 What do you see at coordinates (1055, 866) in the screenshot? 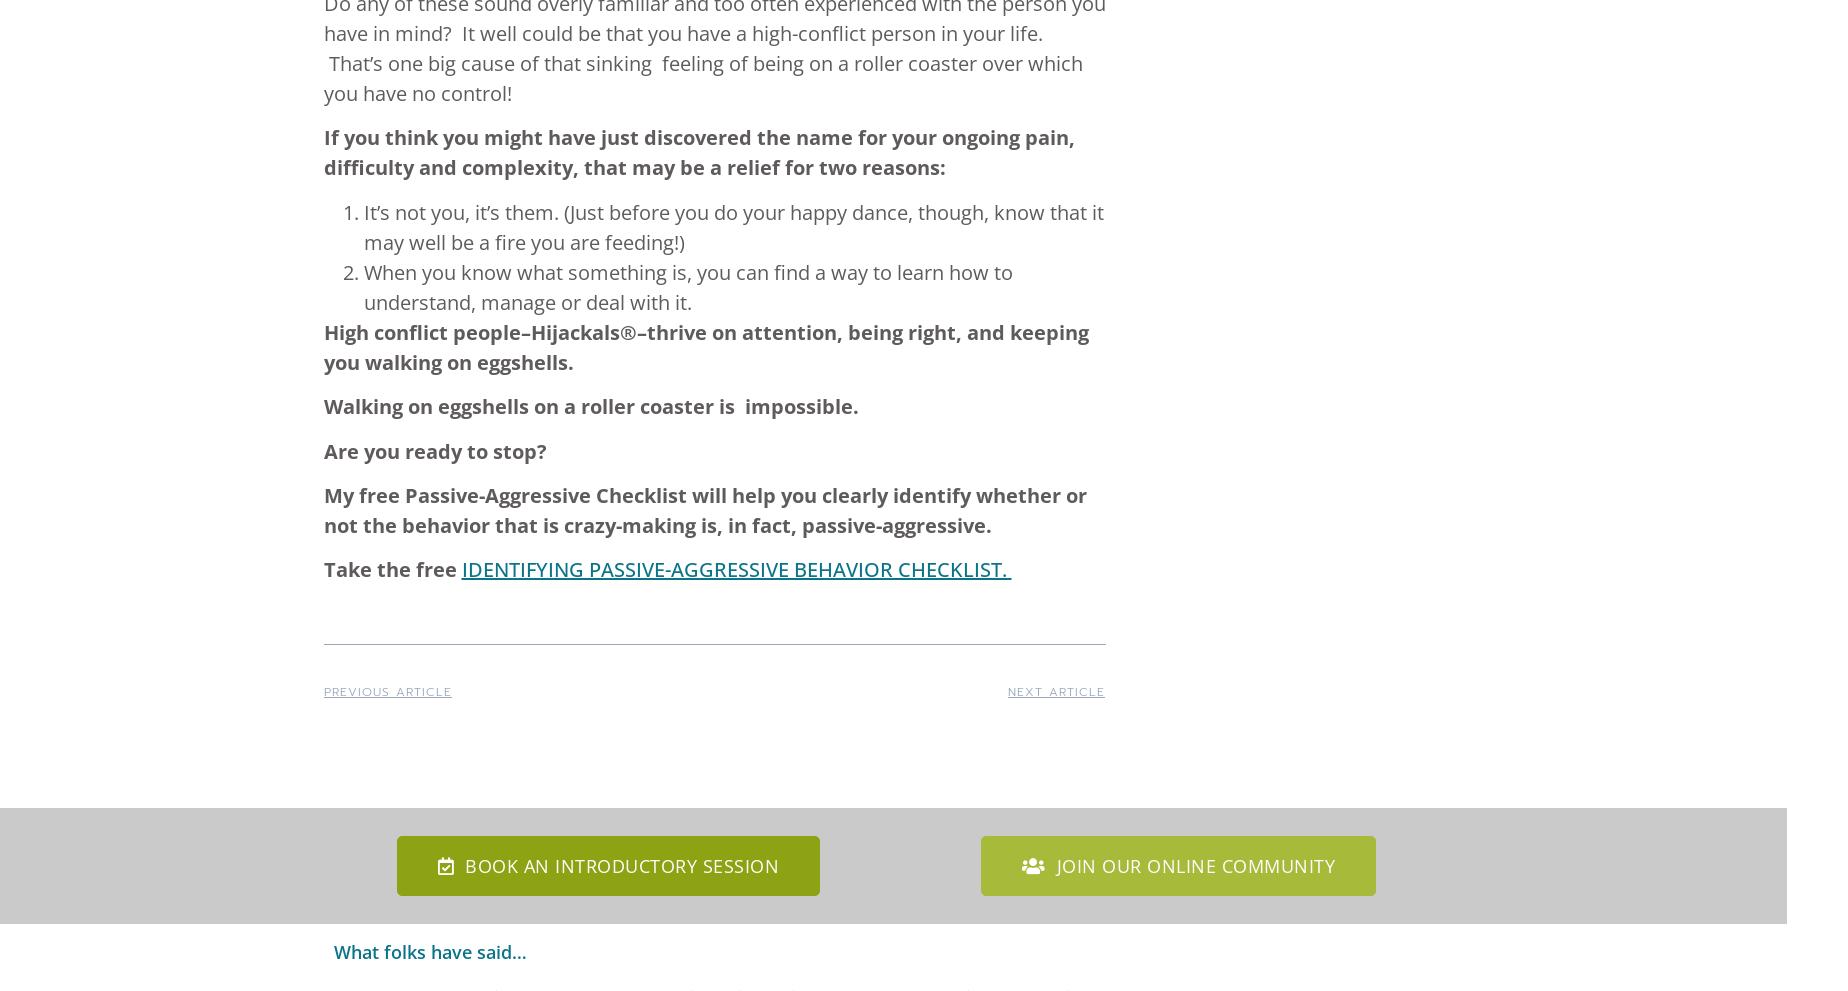
I see `'Join our online community'` at bounding box center [1055, 866].